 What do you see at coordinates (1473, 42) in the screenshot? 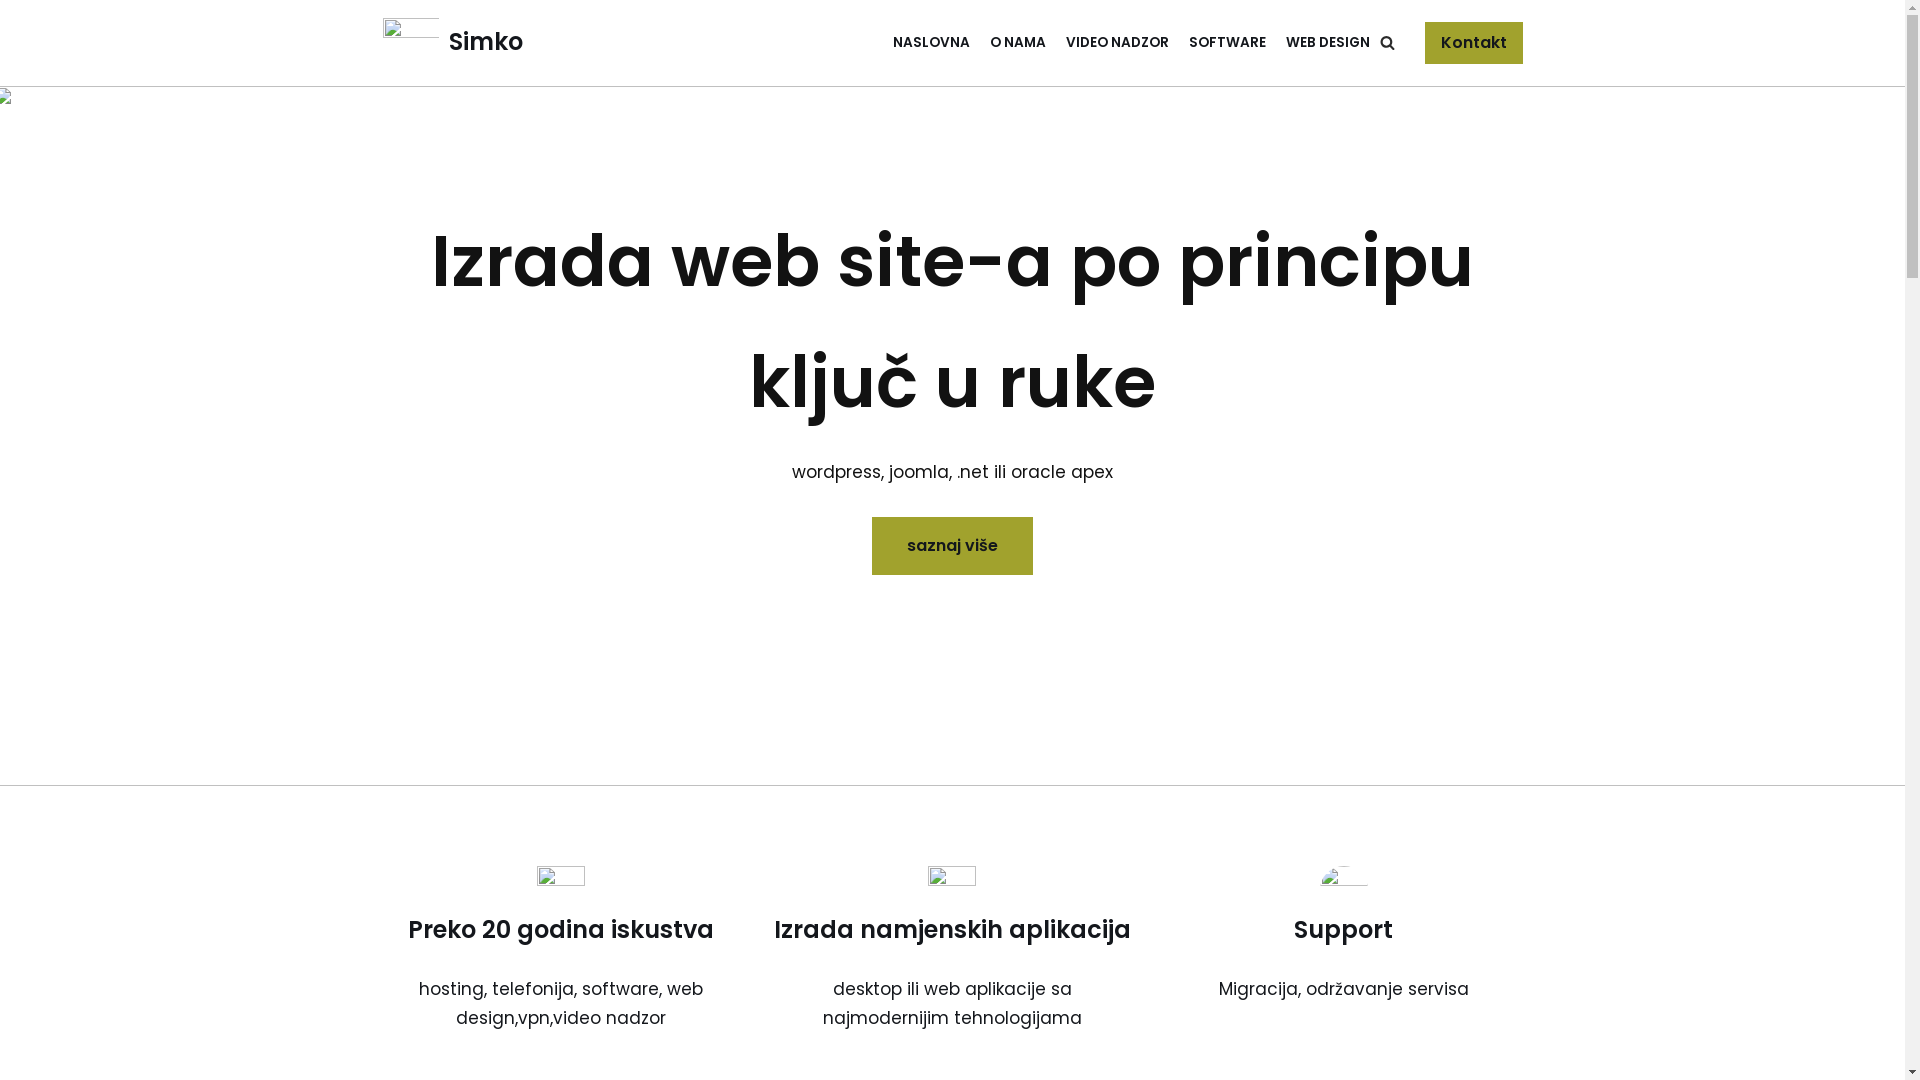
I see `'Kontakt'` at bounding box center [1473, 42].